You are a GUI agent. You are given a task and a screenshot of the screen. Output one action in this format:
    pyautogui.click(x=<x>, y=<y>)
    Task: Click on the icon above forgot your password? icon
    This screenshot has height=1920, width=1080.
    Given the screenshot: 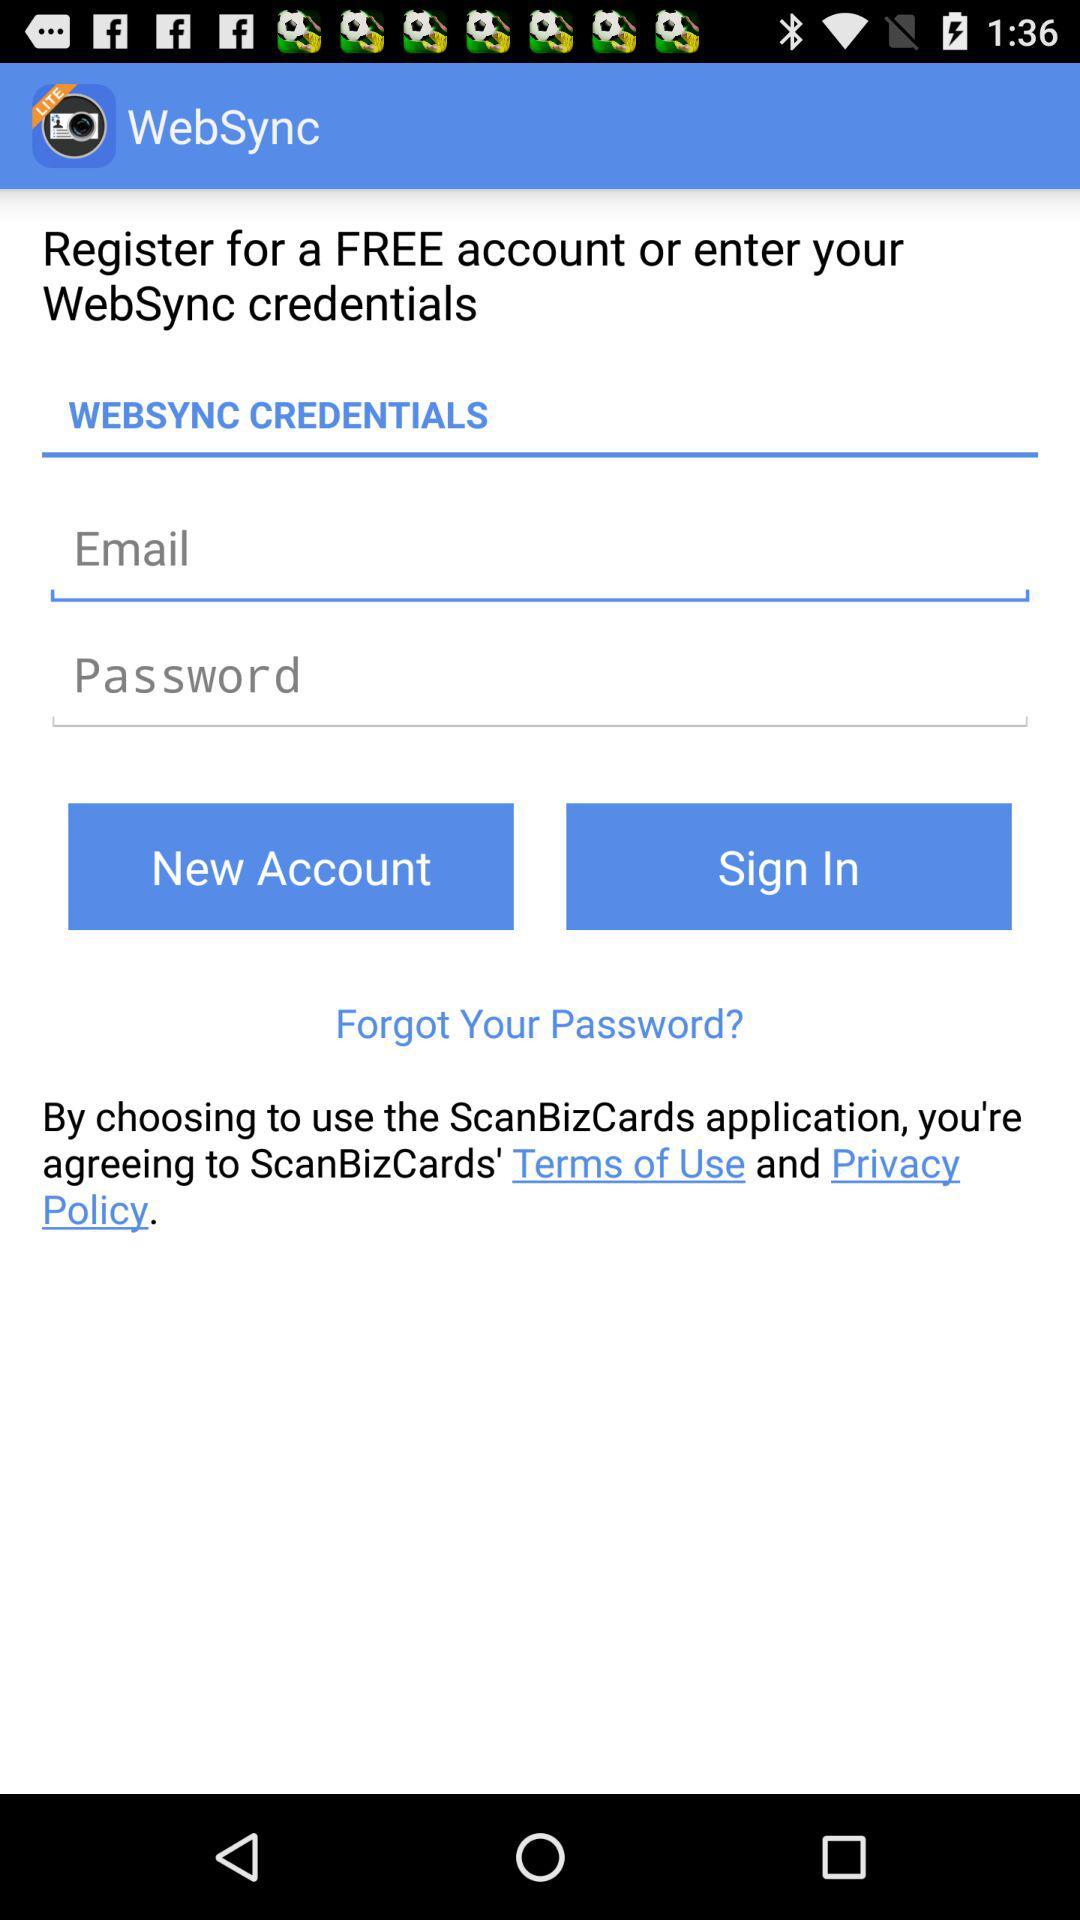 What is the action you would take?
    pyautogui.click(x=290, y=866)
    